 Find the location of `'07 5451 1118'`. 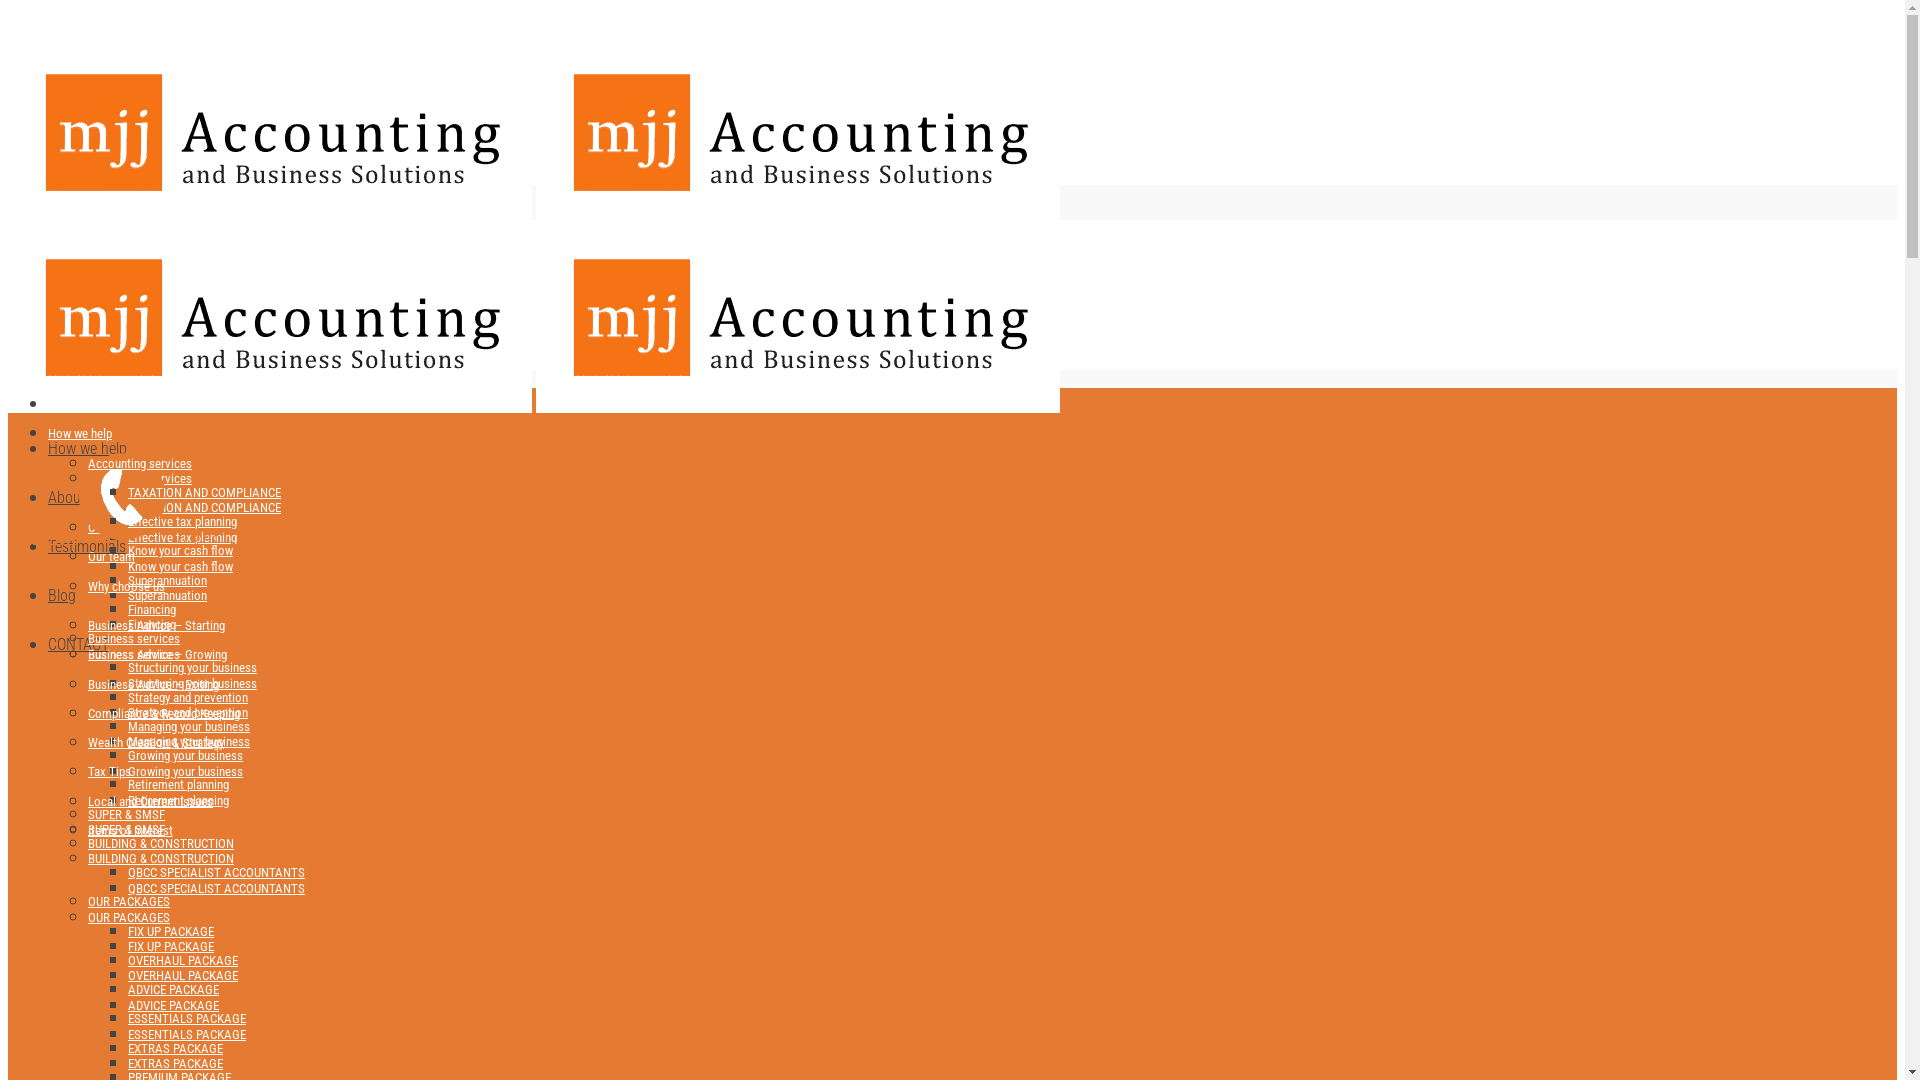

'07 5451 1118' is located at coordinates (104, 320).